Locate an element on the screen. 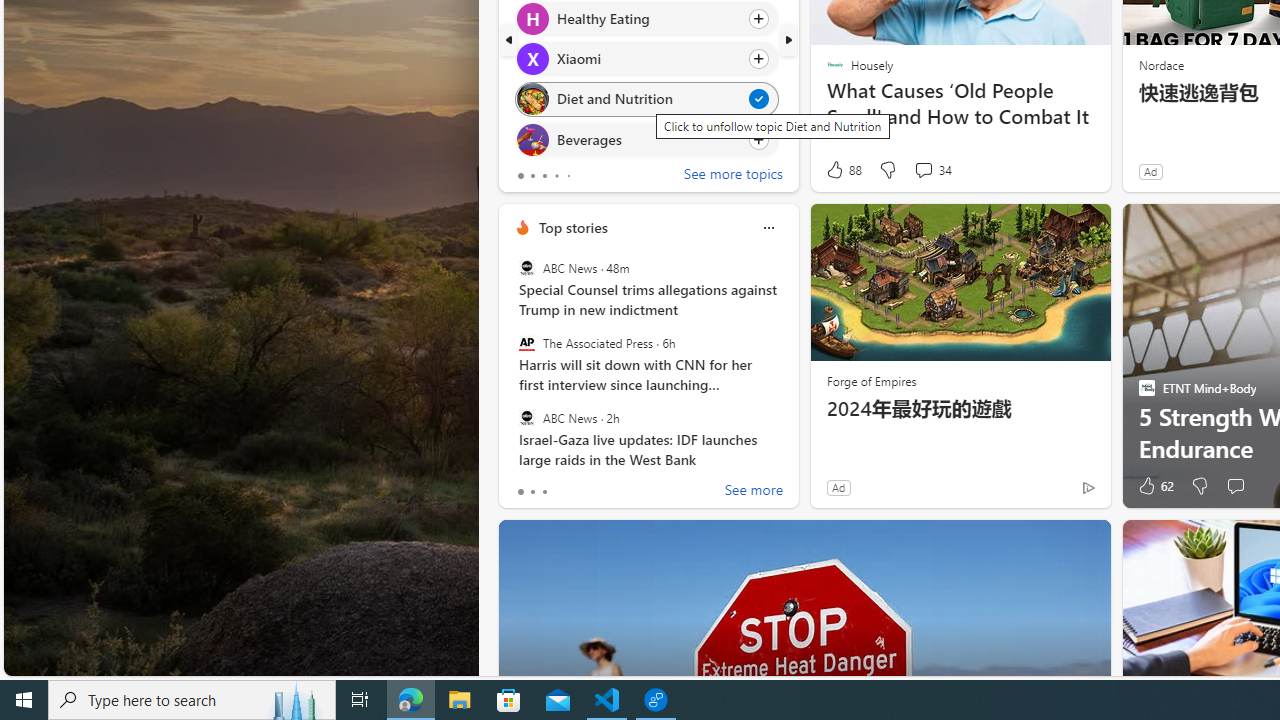 The height and width of the screenshot is (720, 1280). 'Class: icon-img' is located at coordinates (767, 227).